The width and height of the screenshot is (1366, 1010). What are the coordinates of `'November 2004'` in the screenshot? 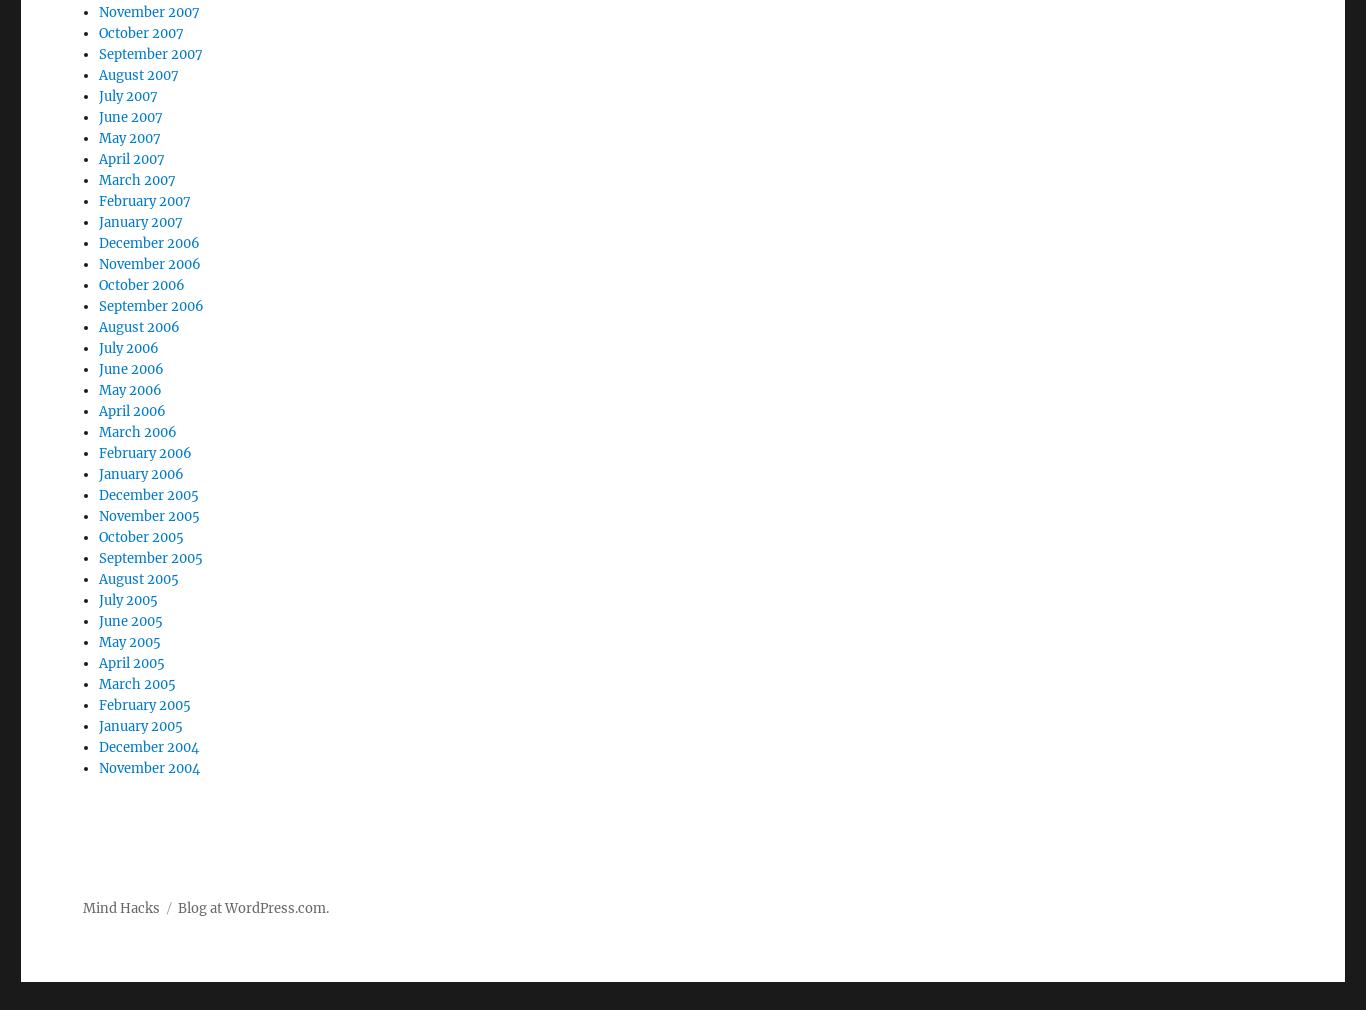 It's located at (148, 712).